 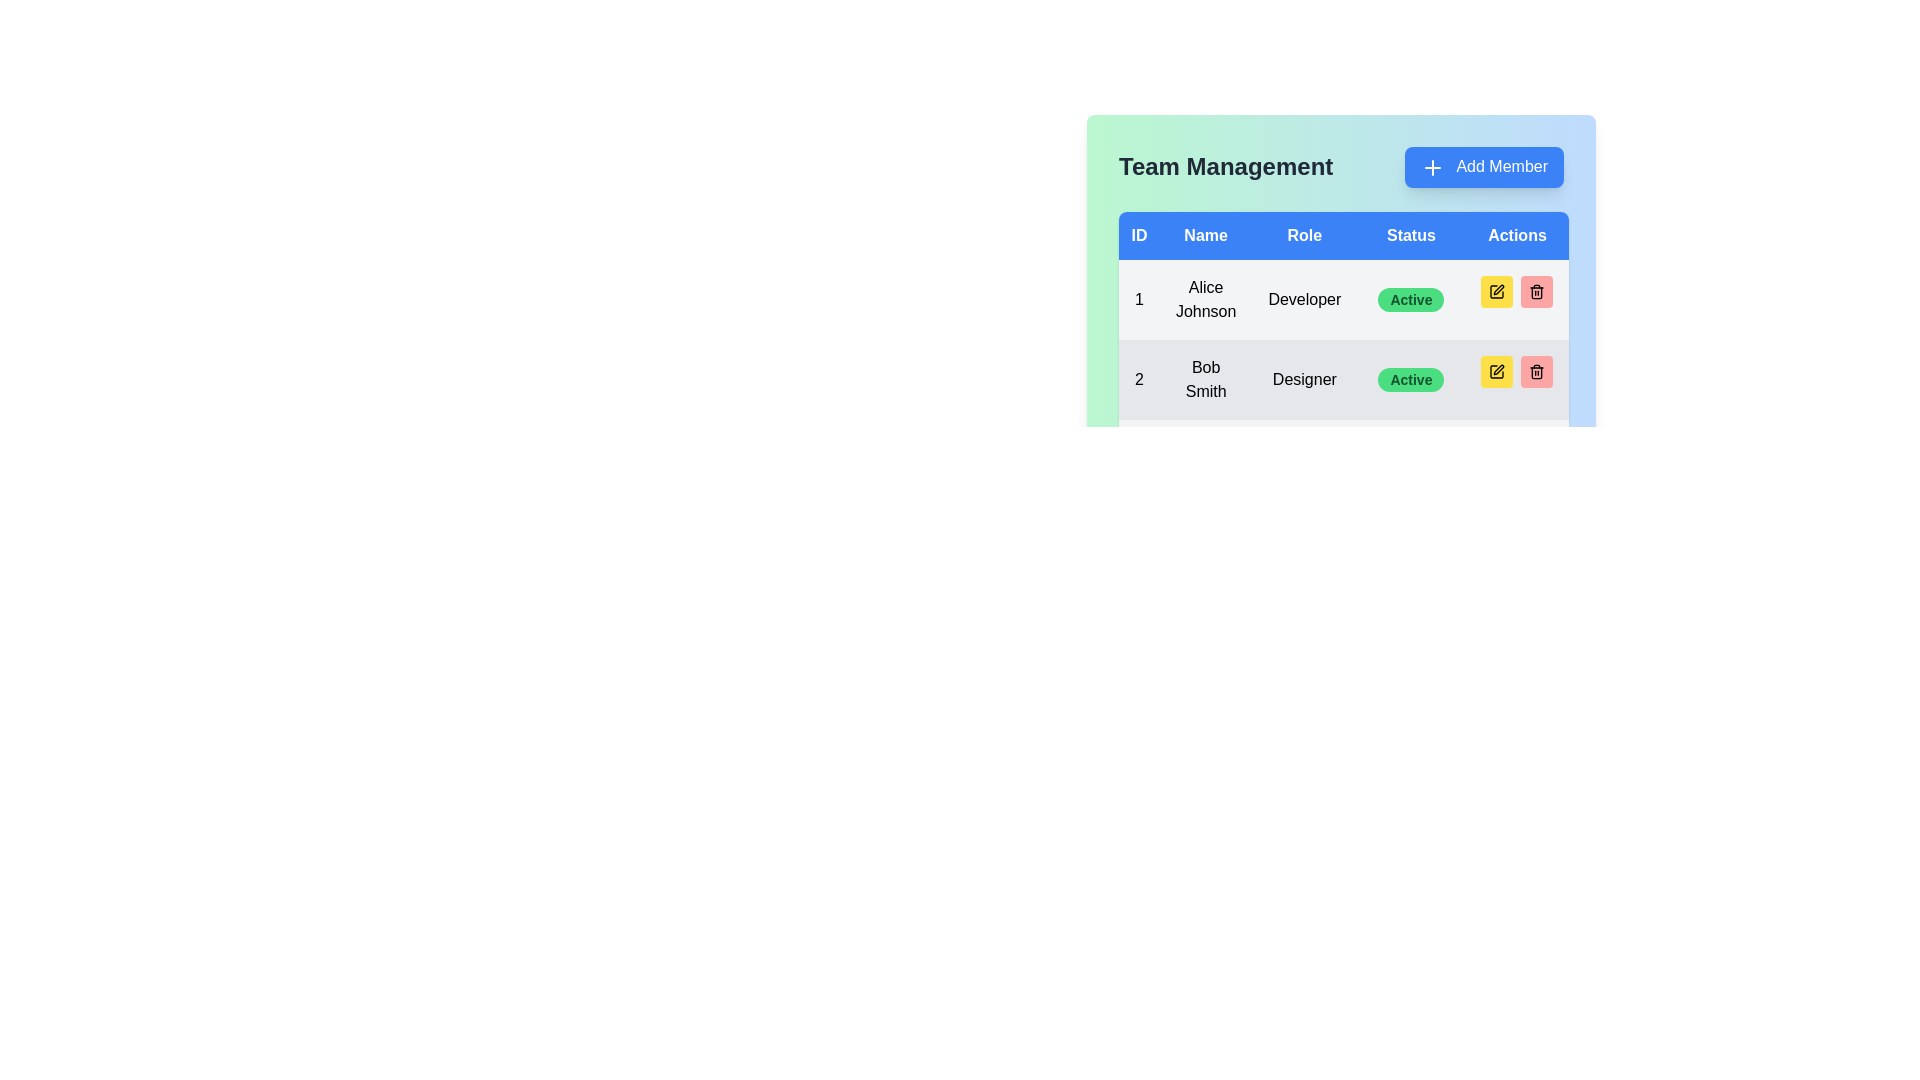 What do you see at coordinates (1536, 293) in the screenshot?
I see `the trash can icon located in the 'Actions' column of the second row in the table under the 'Team Management' section` at bounding box center [1536, 293].